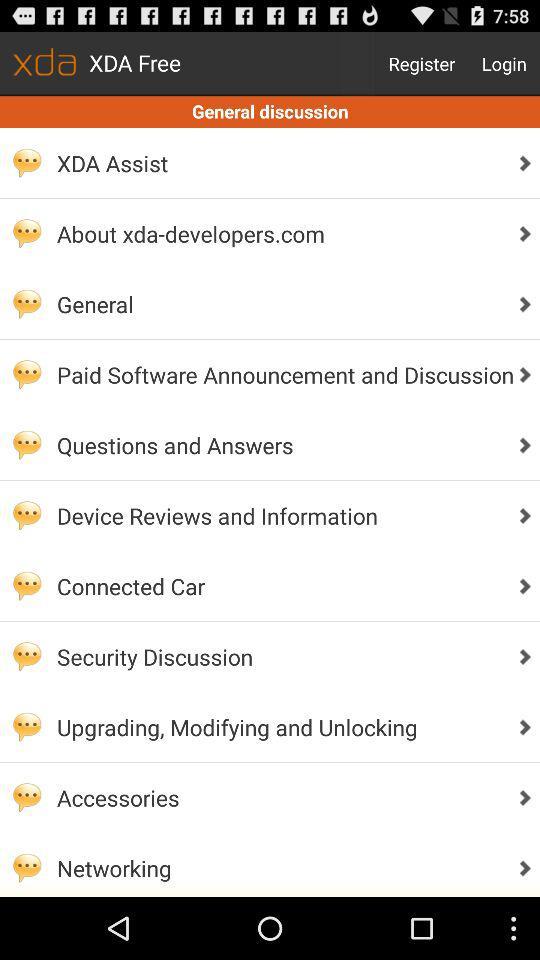 Image resolution: width=540 pixels, height=960 pixels. Describe the element at coordinates (279, 586) in the screenshot. I see `connected car` at that location.